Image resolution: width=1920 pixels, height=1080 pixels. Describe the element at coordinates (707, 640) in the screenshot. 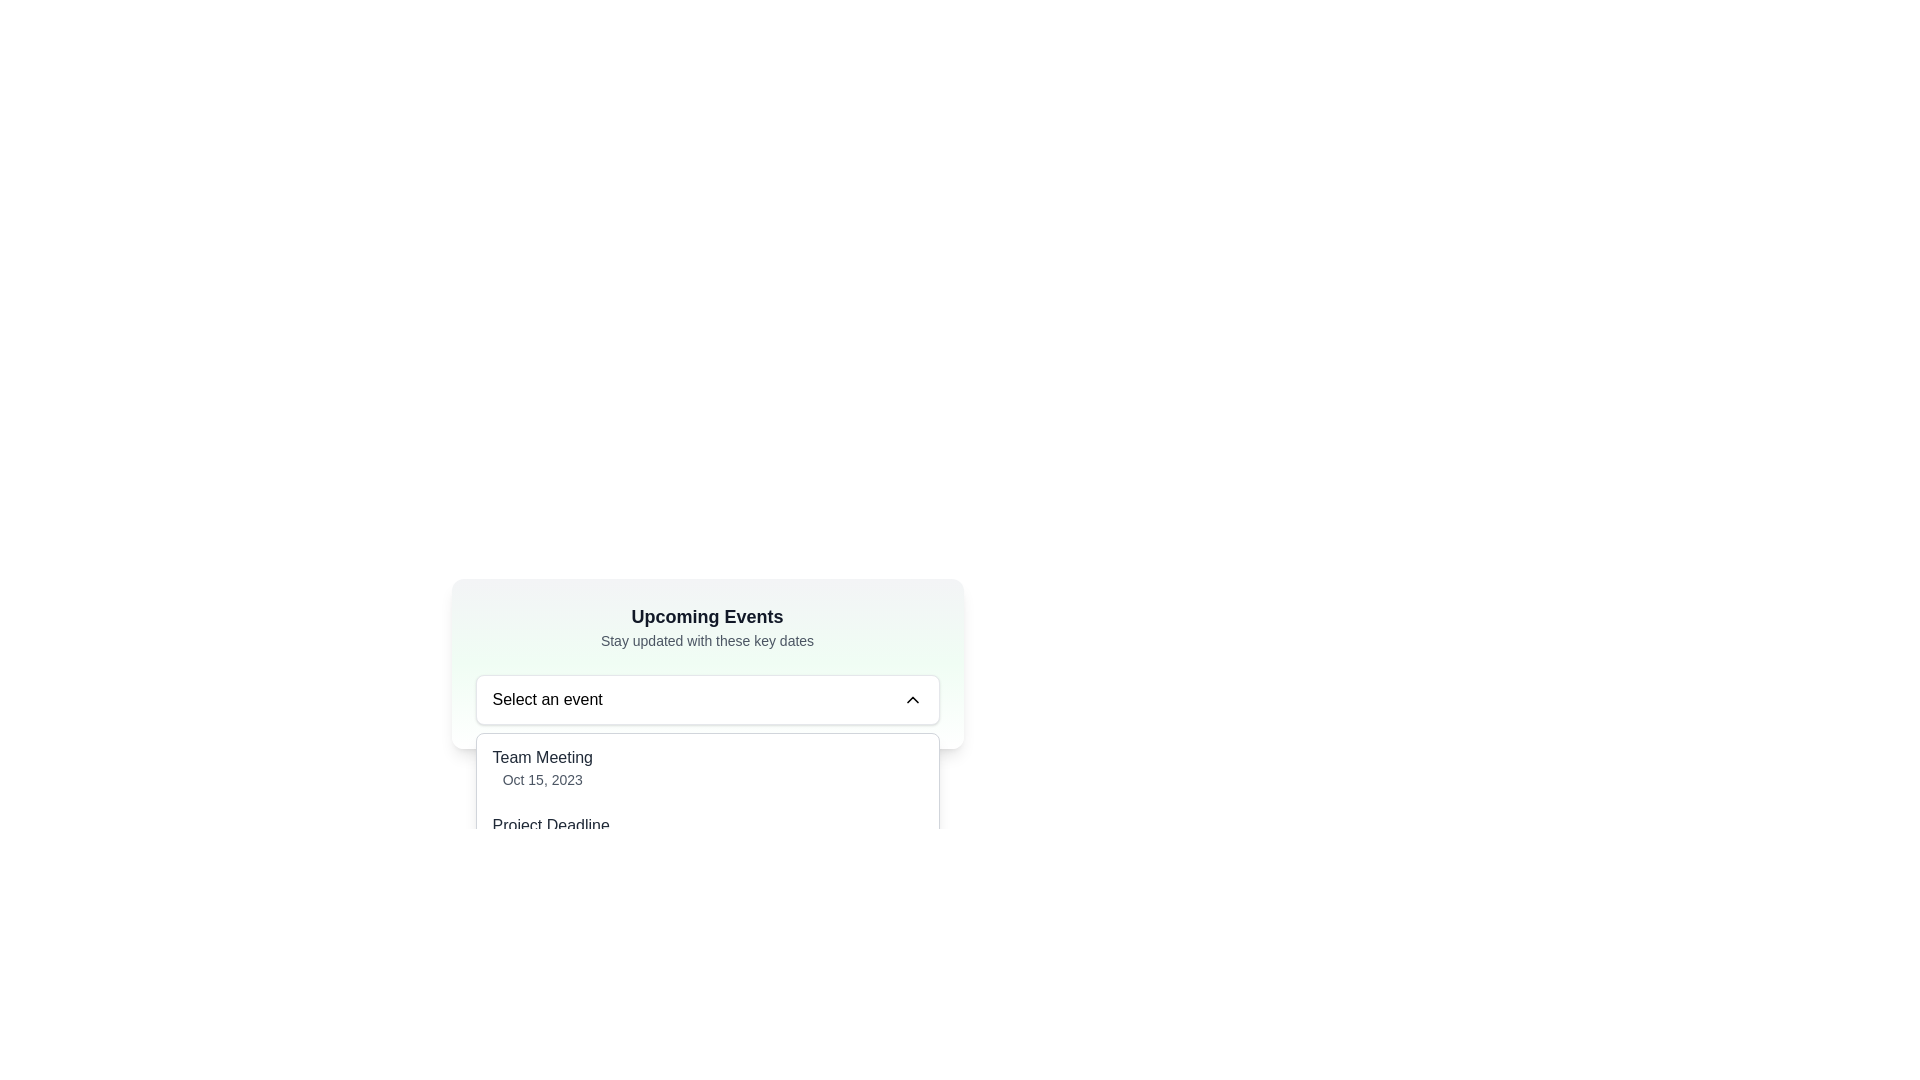

I see `the static text label that provides context or instructions for the events list, located directly below the 'Upcoming Events' title and above the 'Select an event' dropdown menu` at that location.